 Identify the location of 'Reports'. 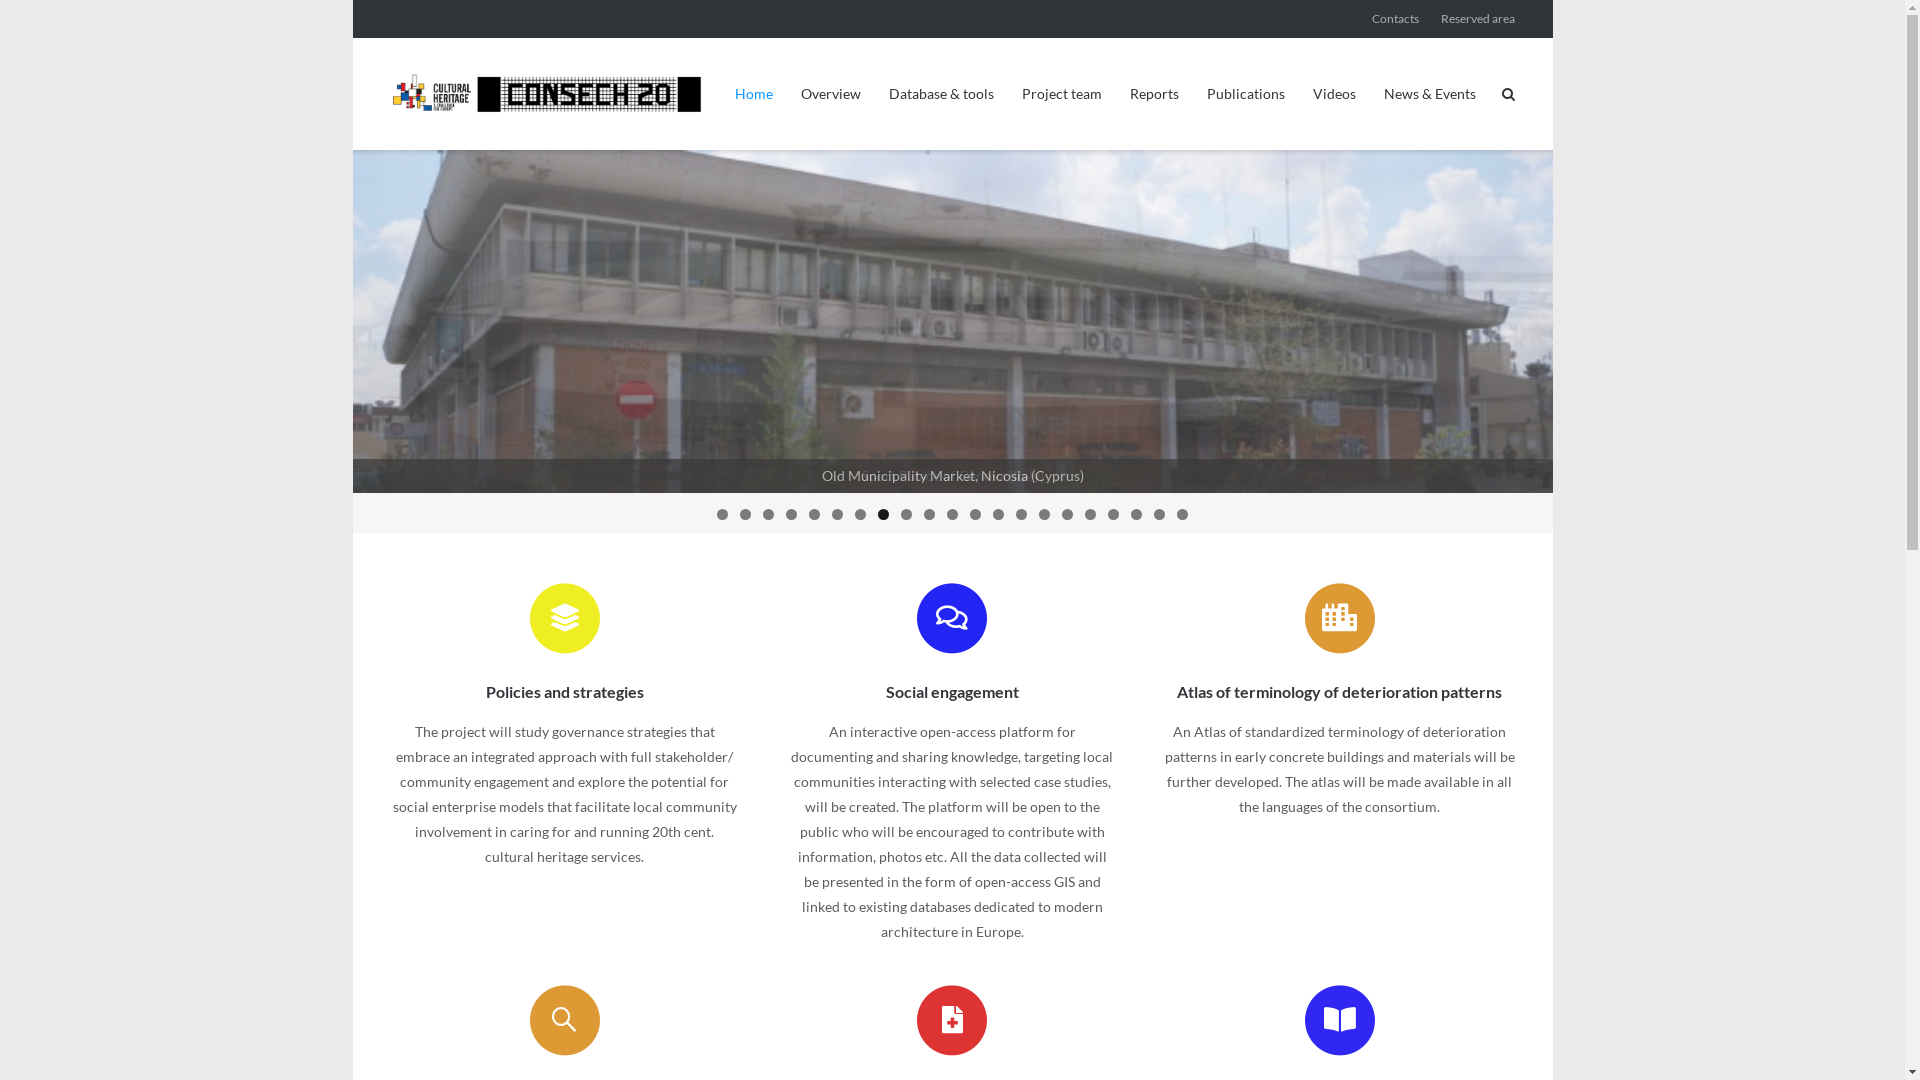
(1154, 93).